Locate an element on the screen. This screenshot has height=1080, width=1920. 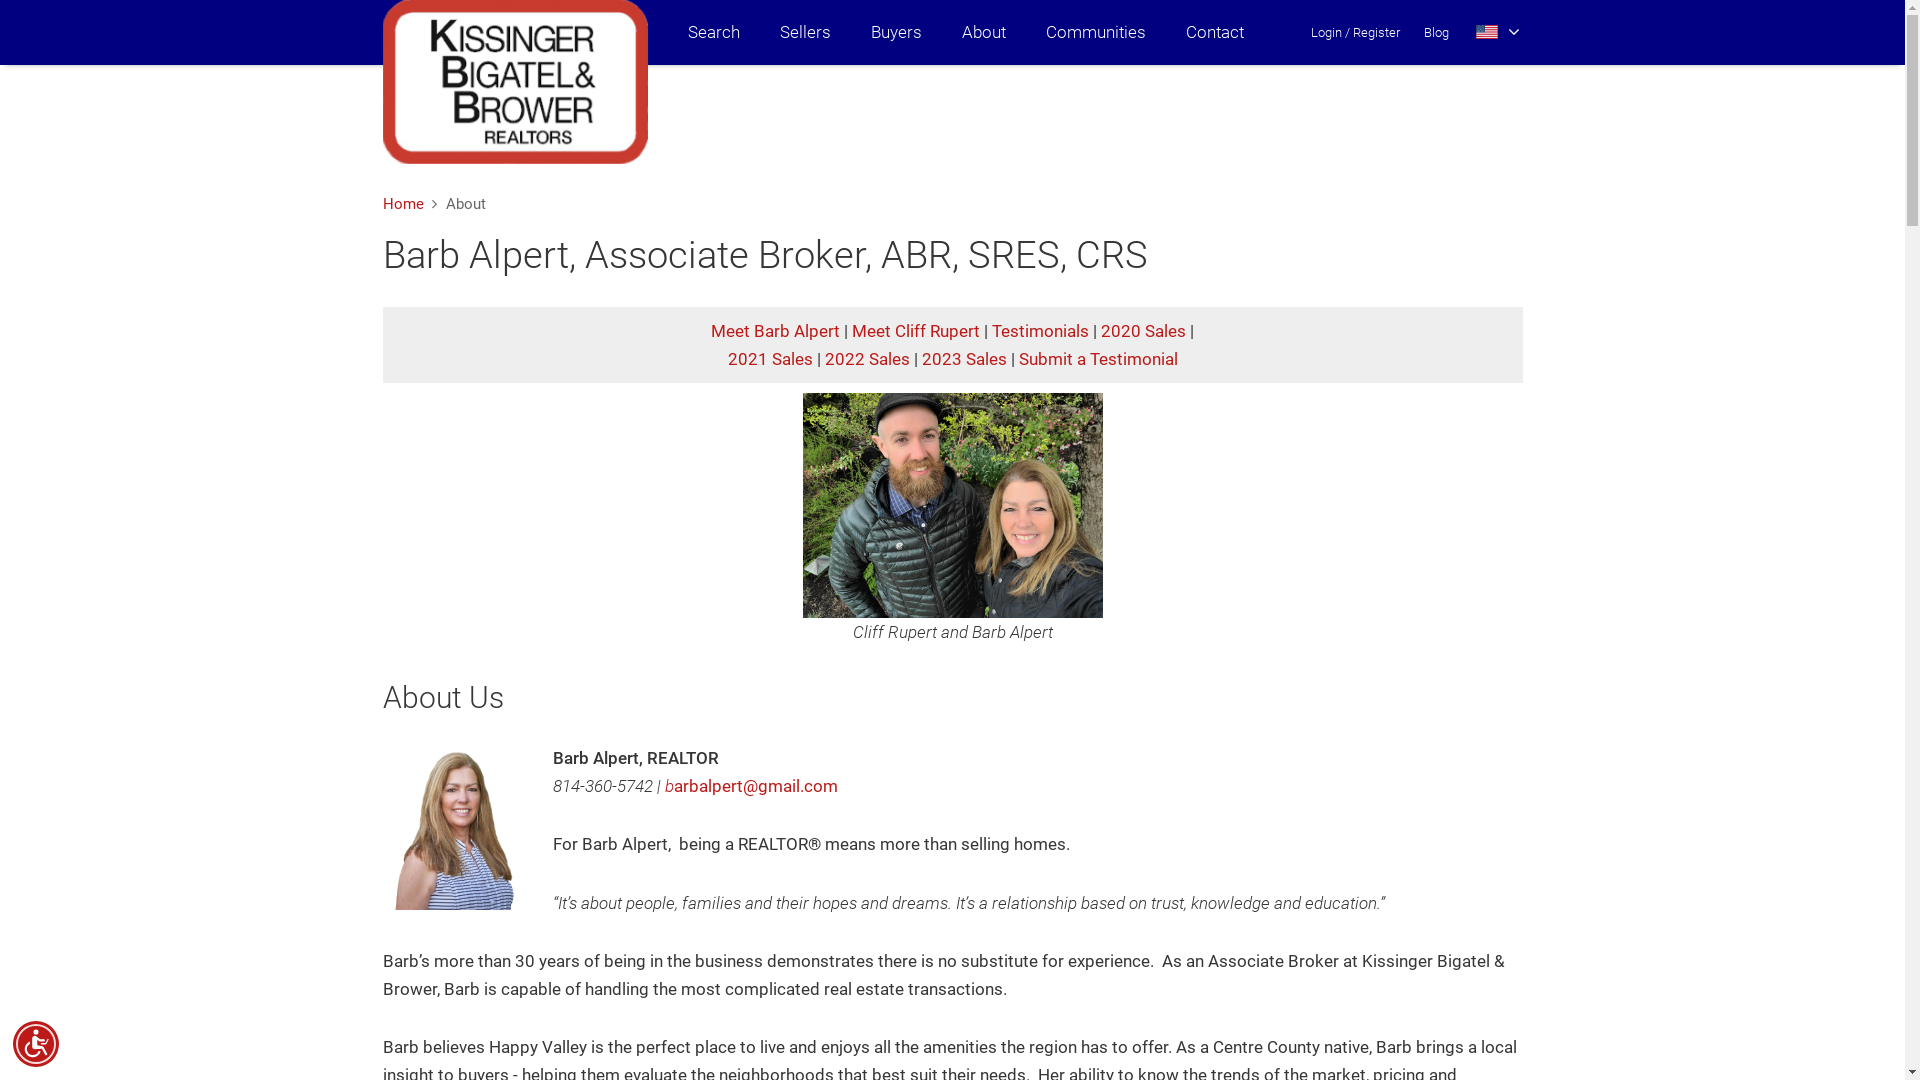
'Barb Alpert & Cliff Rupert' is located at coordinates (950, 504).